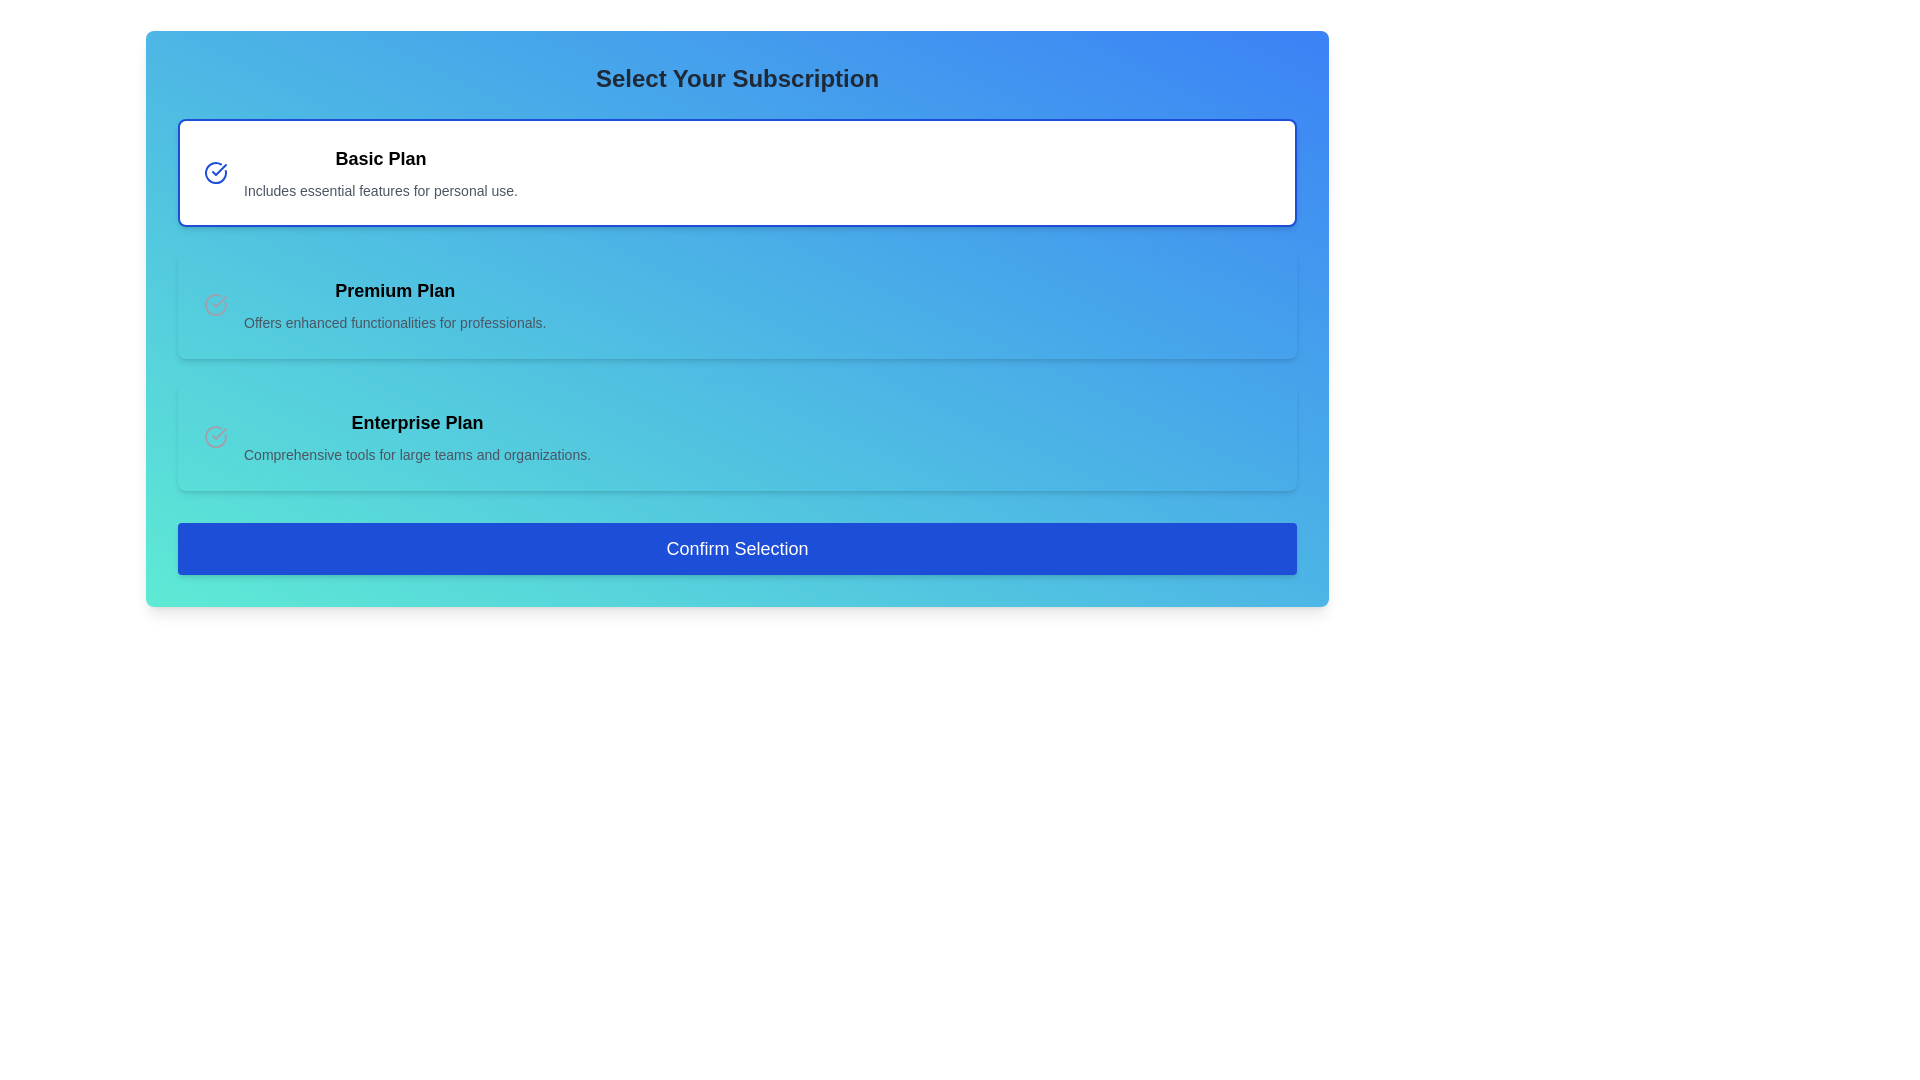 The height and width of the screenshot is (1080, 1920). Describe the element at coordinates (416, 422) in the screenshot. I see `the 'Enterprise Plan' text label, which is bold and larger in font size, serving as a headline for the subscription options` at that location.